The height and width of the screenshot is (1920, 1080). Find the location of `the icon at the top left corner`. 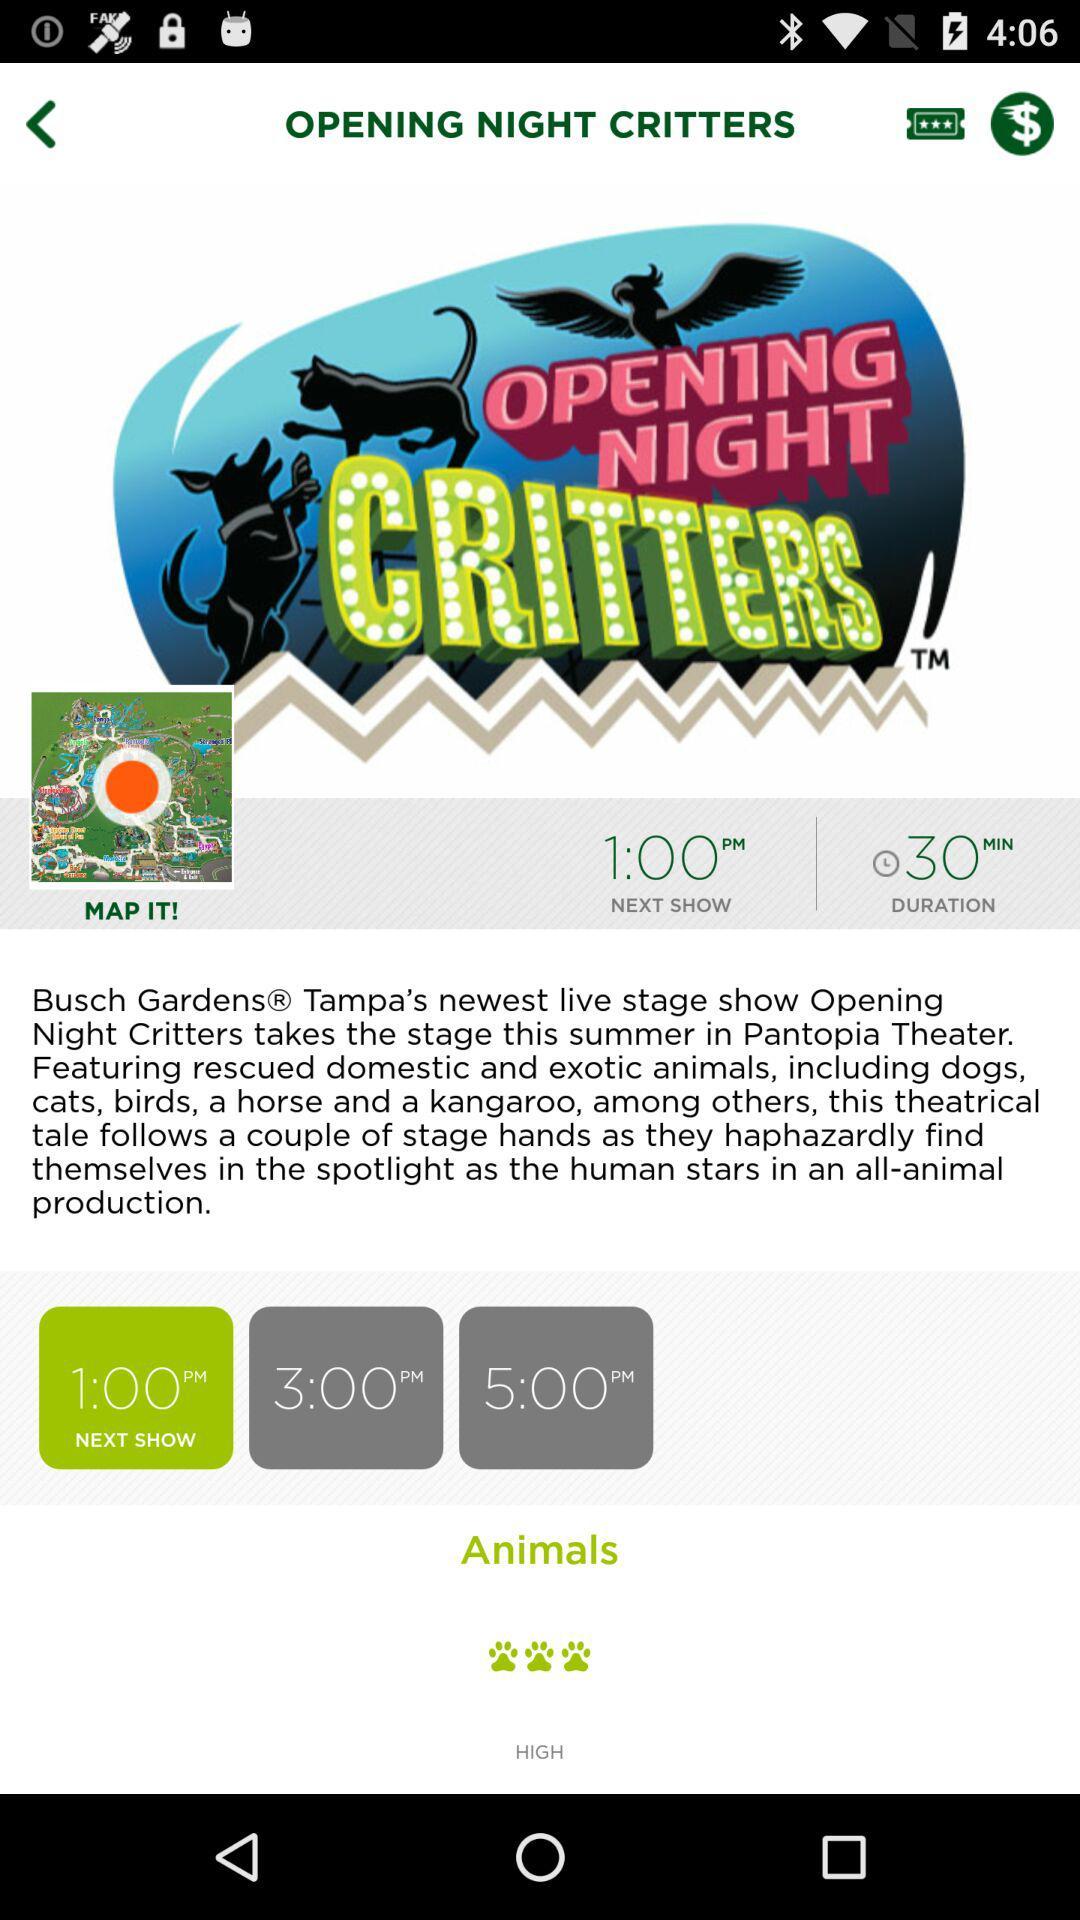

the icon at the top left corner is located at coordinates (54, 122).